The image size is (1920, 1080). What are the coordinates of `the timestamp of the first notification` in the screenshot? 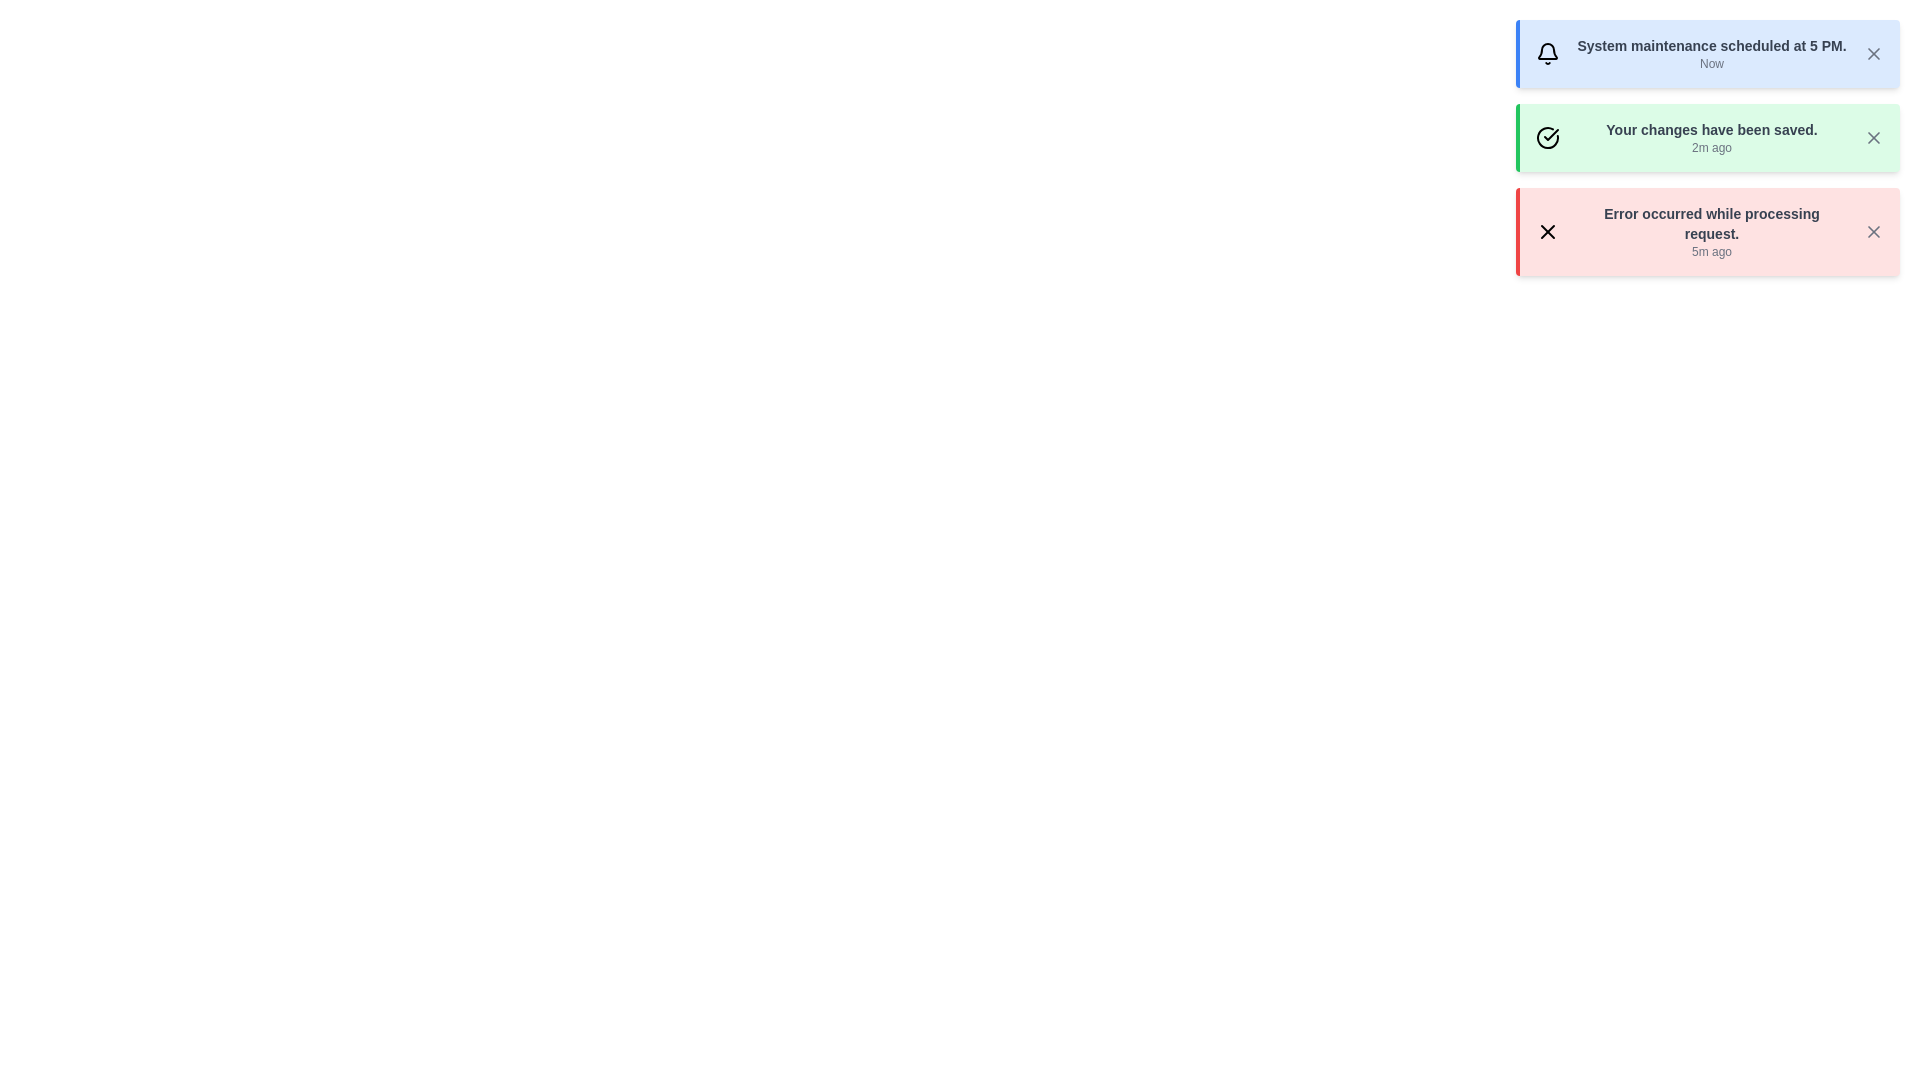 It's located at (1711, 63).